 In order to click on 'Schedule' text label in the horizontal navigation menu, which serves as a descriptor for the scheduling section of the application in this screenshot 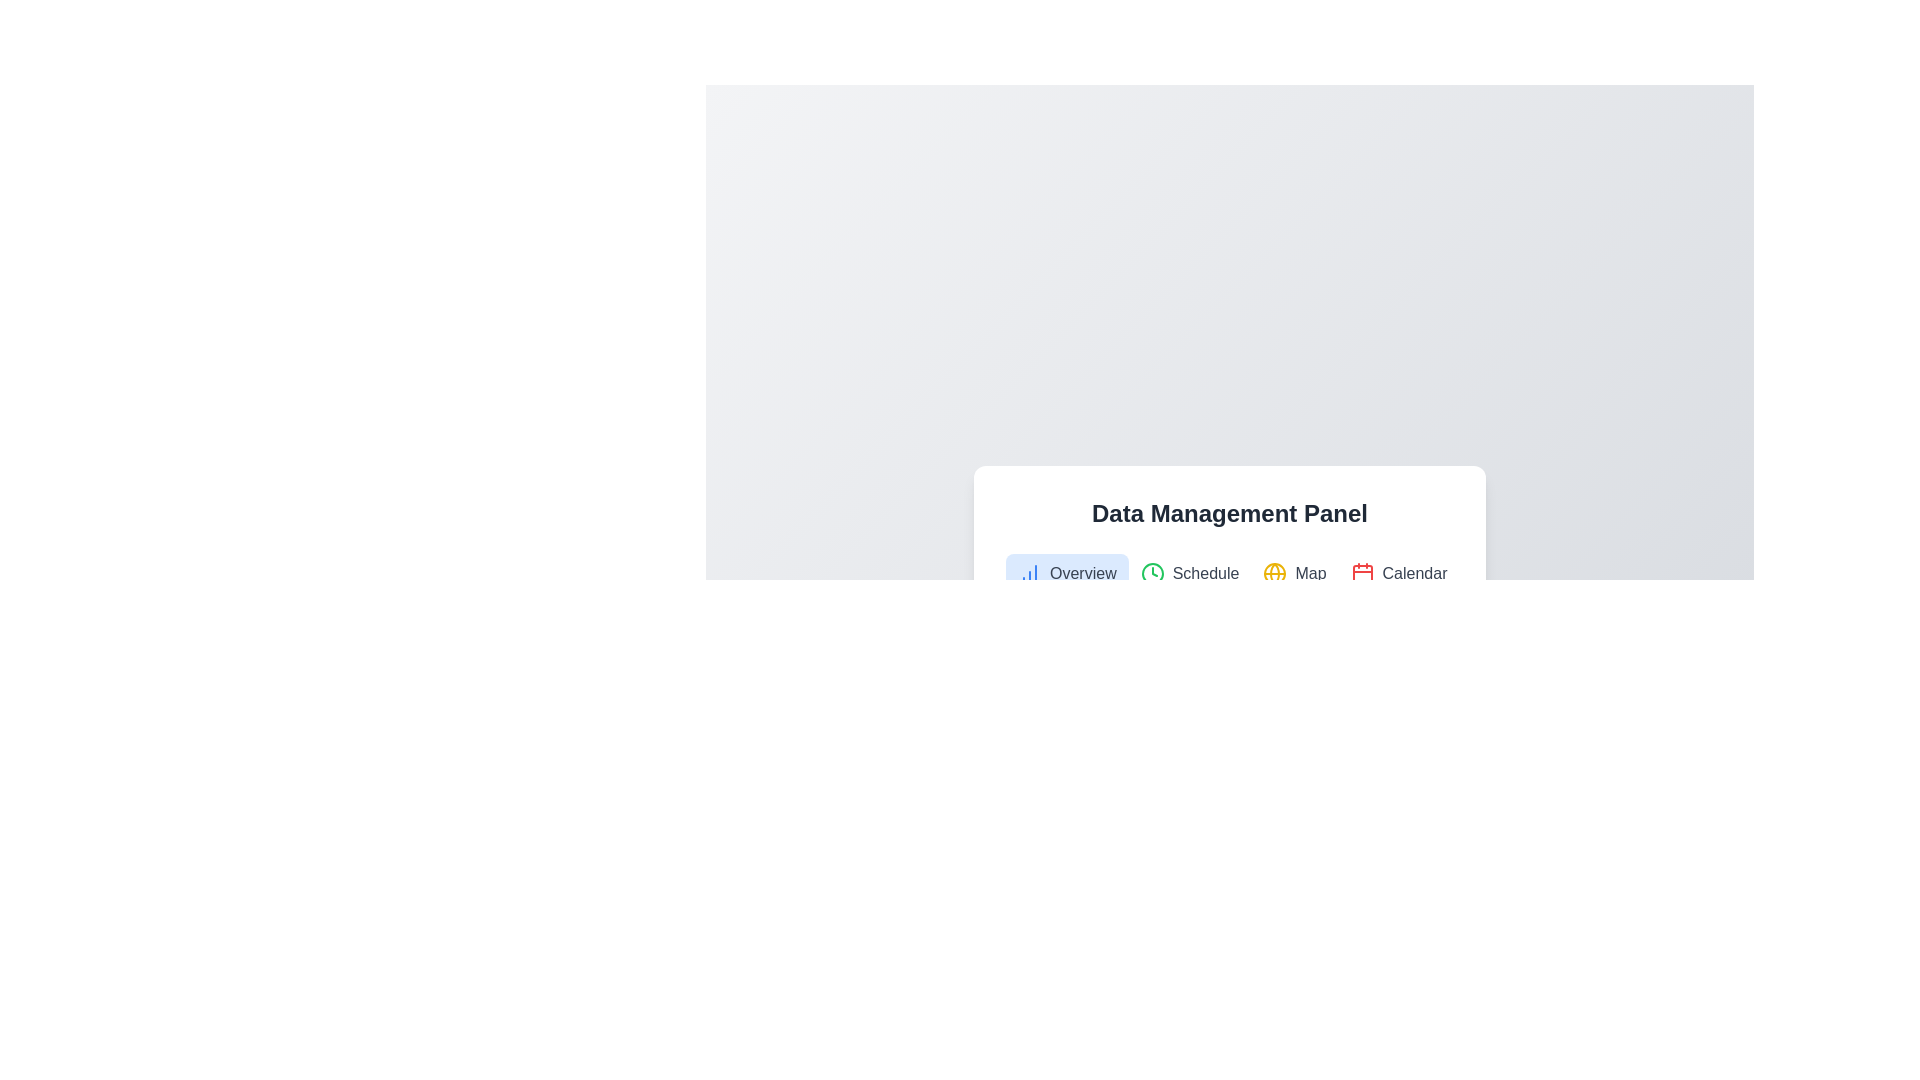, I will do `click(1205, 574)`.